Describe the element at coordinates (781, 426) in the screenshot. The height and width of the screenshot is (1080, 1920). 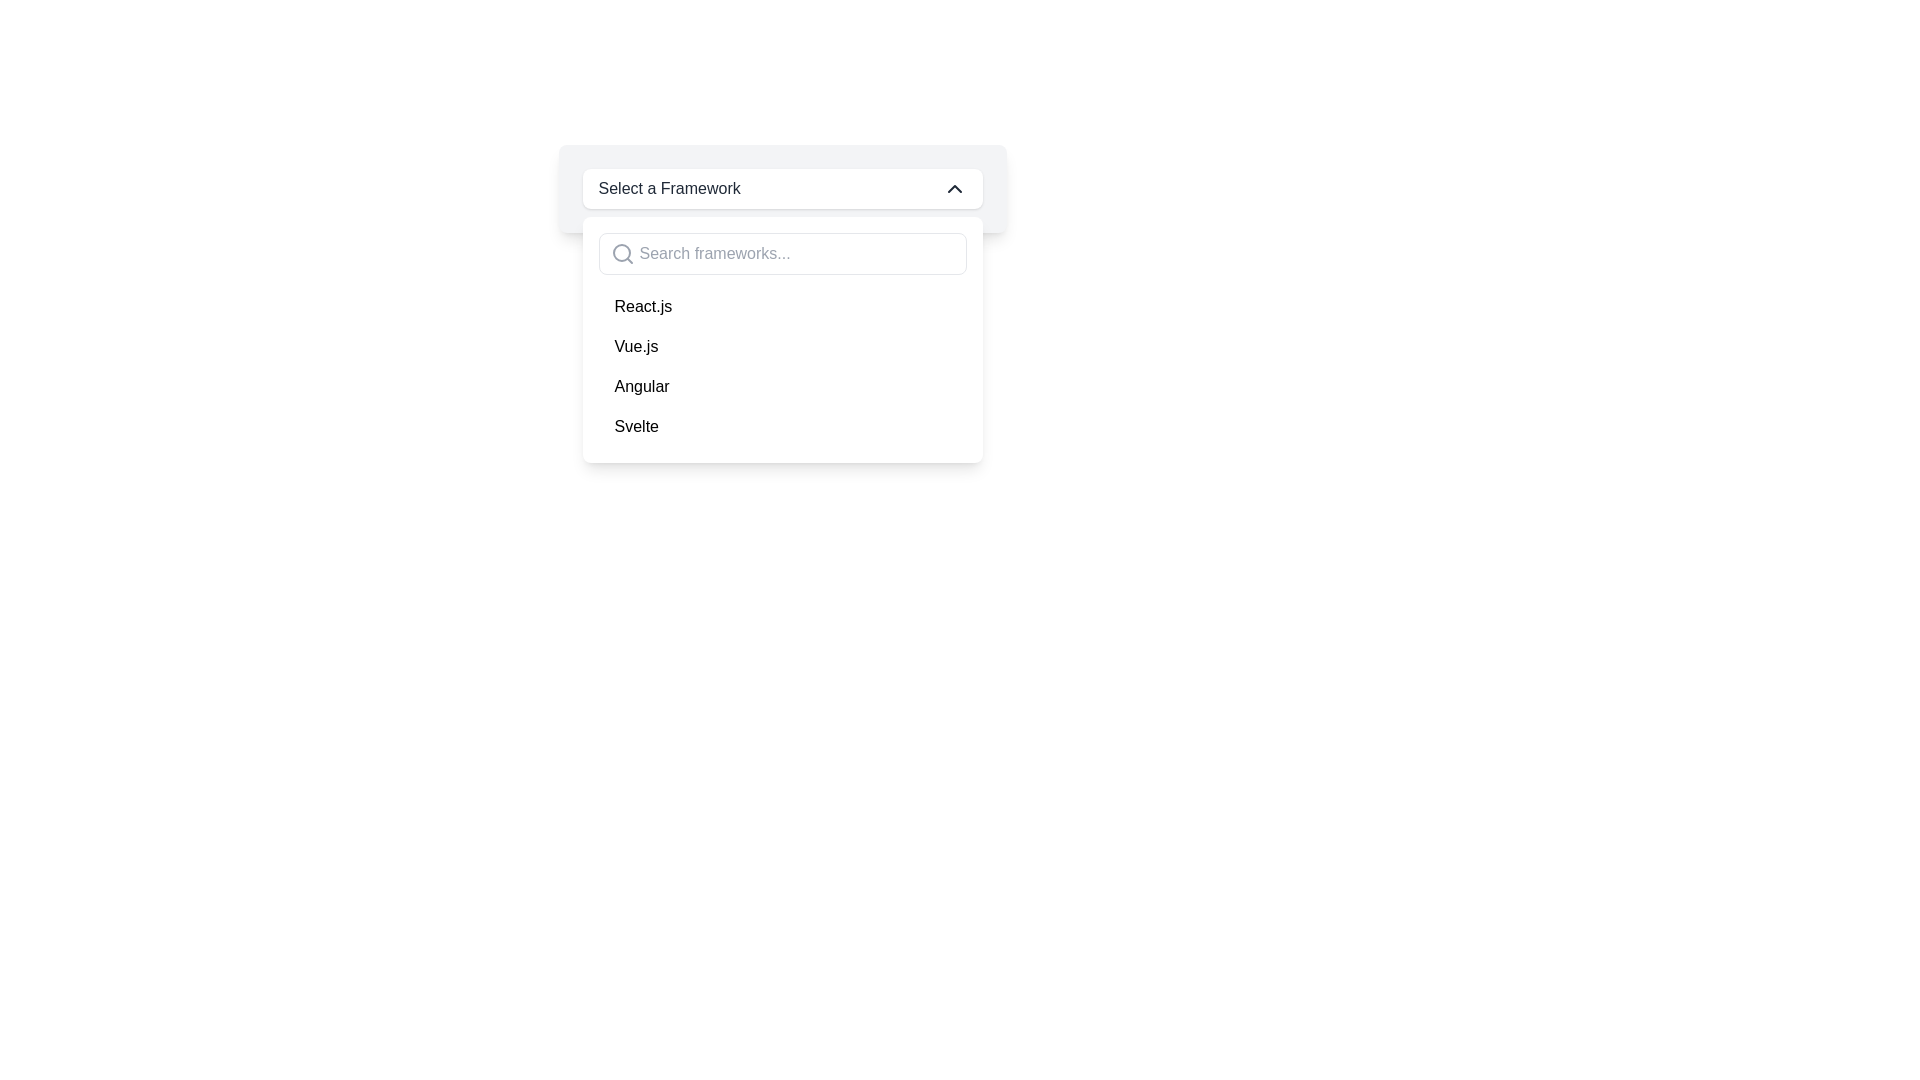
I see `the list item labeled 'Svelte' in the dropdown menu` at that location.